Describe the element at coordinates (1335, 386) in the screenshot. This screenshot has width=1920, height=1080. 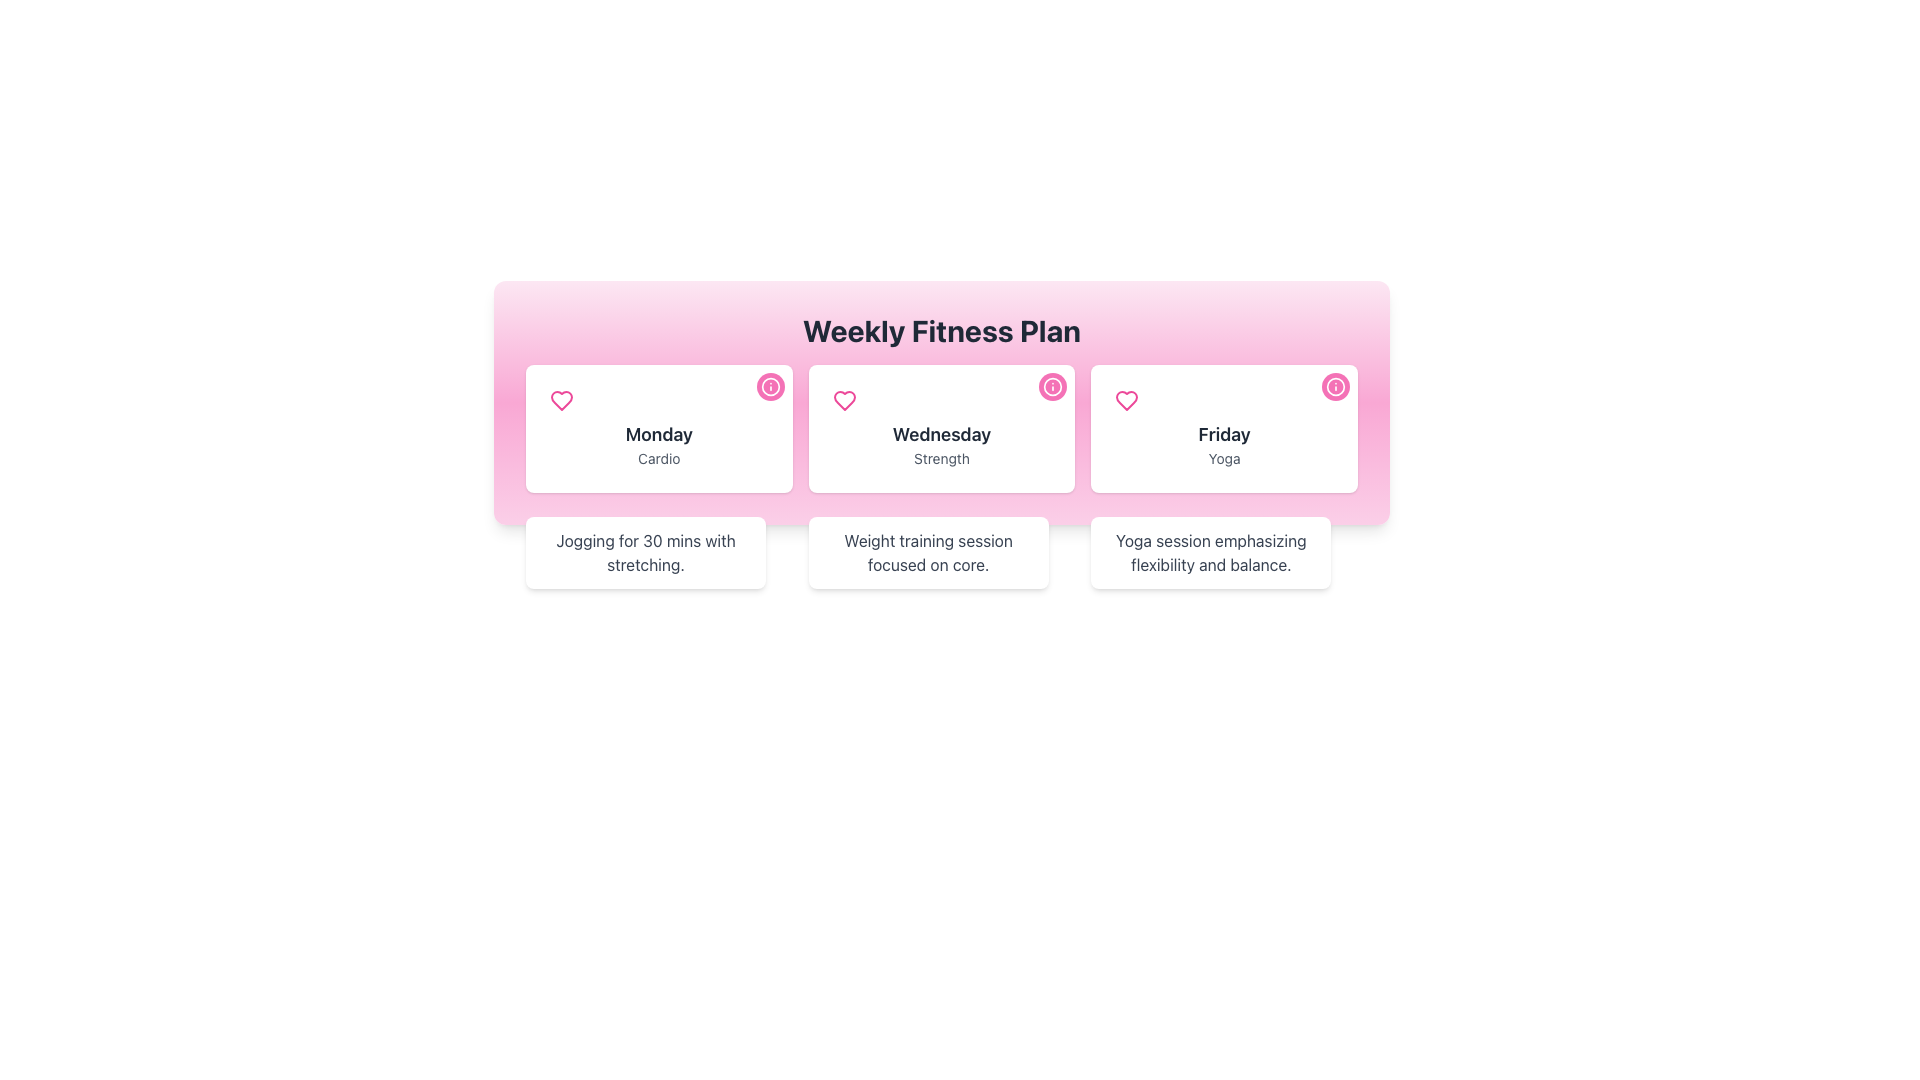
I see `the action button located at the top-right corner of the 'Friday' card` at that location.